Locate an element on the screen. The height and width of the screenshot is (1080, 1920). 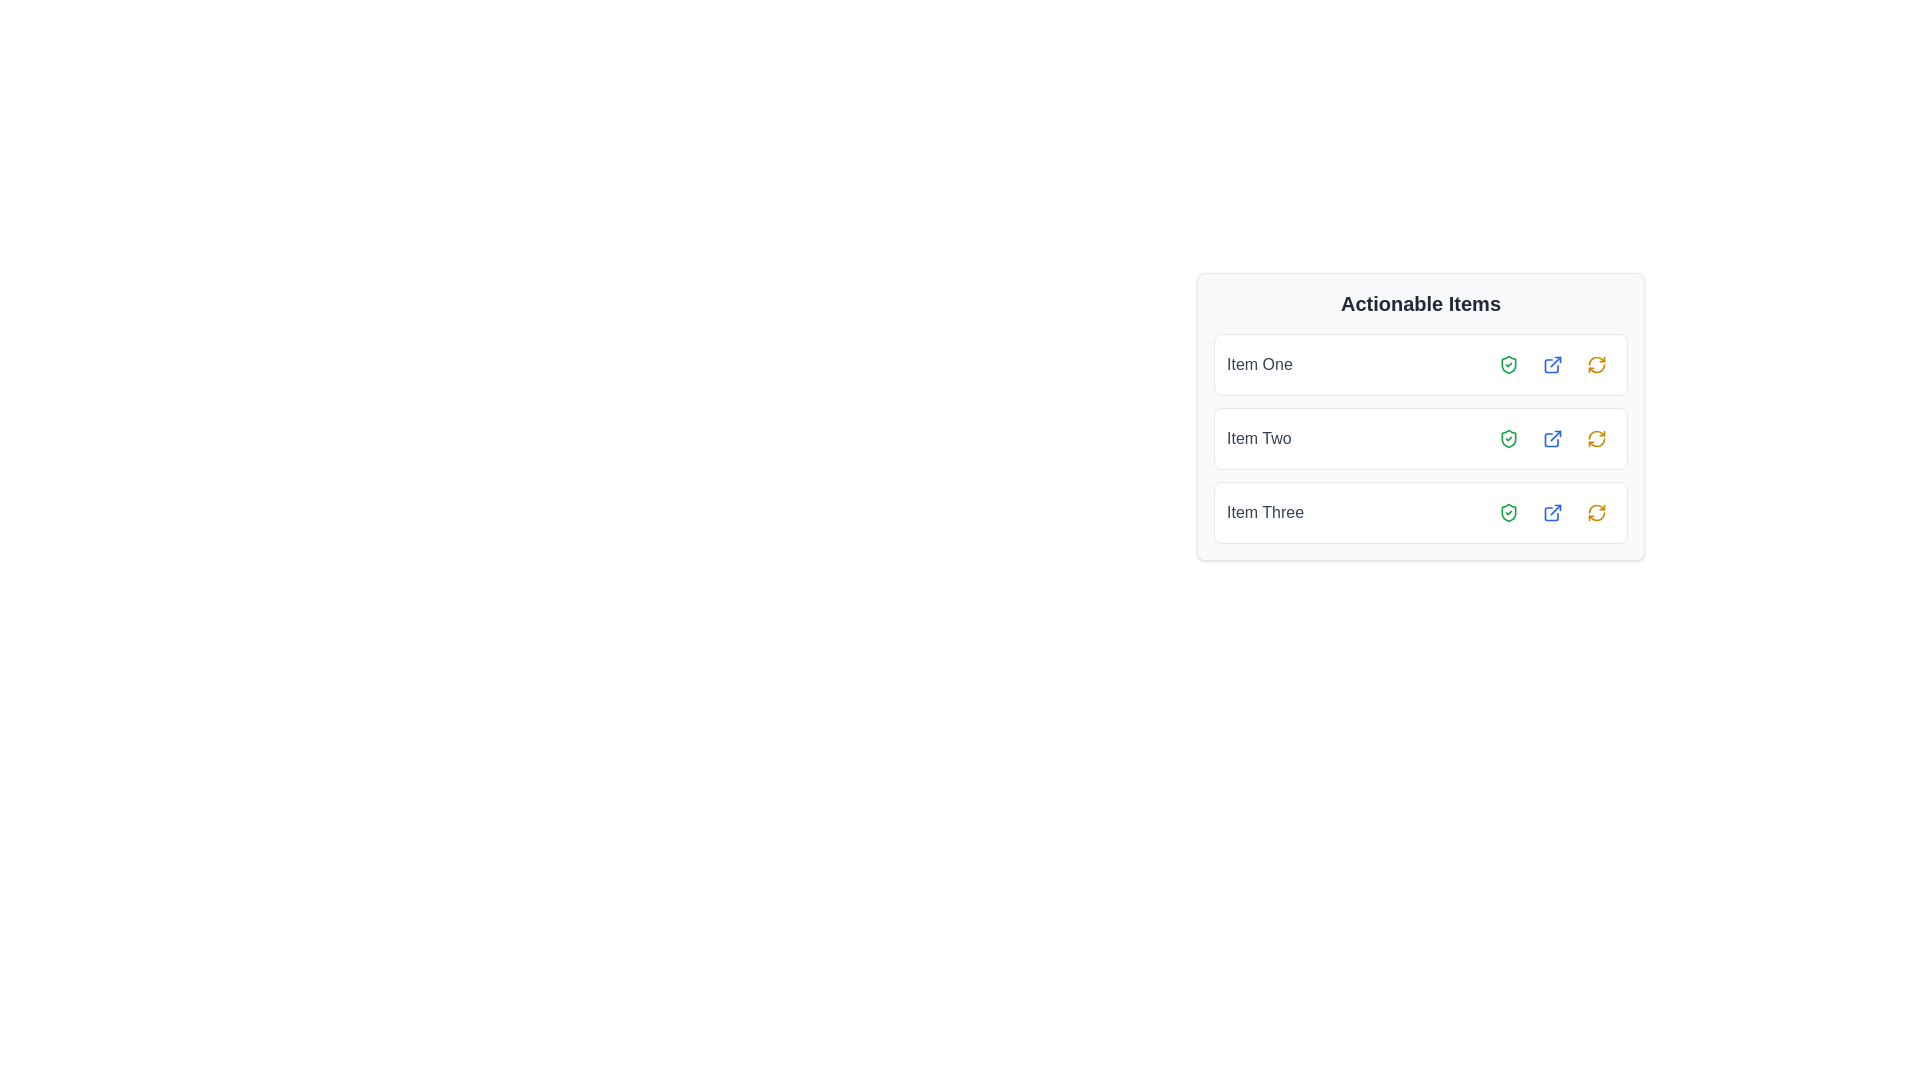
the refresh button located in the last row of the 'Actionable Items' list under 'Item Three' is located at coordinates (1596, 512).